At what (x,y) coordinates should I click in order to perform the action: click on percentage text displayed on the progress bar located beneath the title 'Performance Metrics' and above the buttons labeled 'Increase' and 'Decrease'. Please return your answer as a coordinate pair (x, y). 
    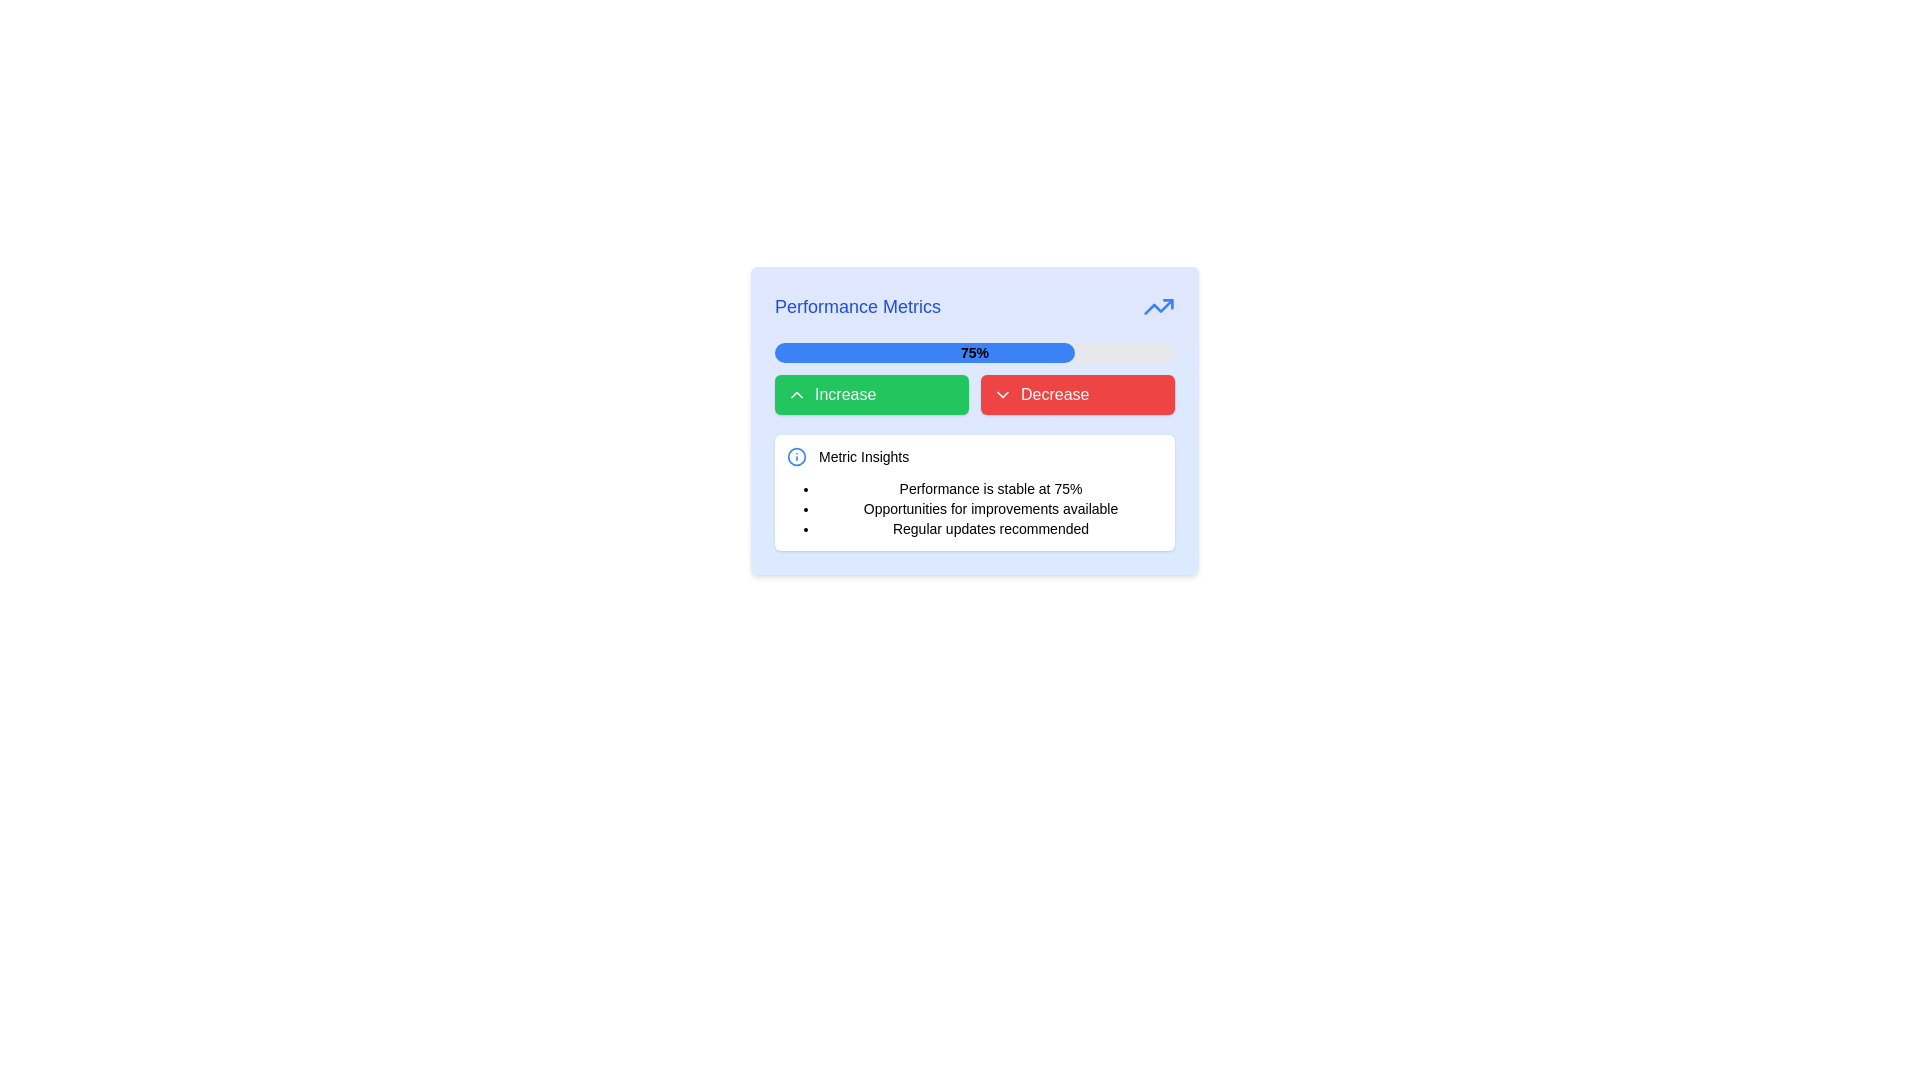
    Looking at the image, I should click on (974, 352).